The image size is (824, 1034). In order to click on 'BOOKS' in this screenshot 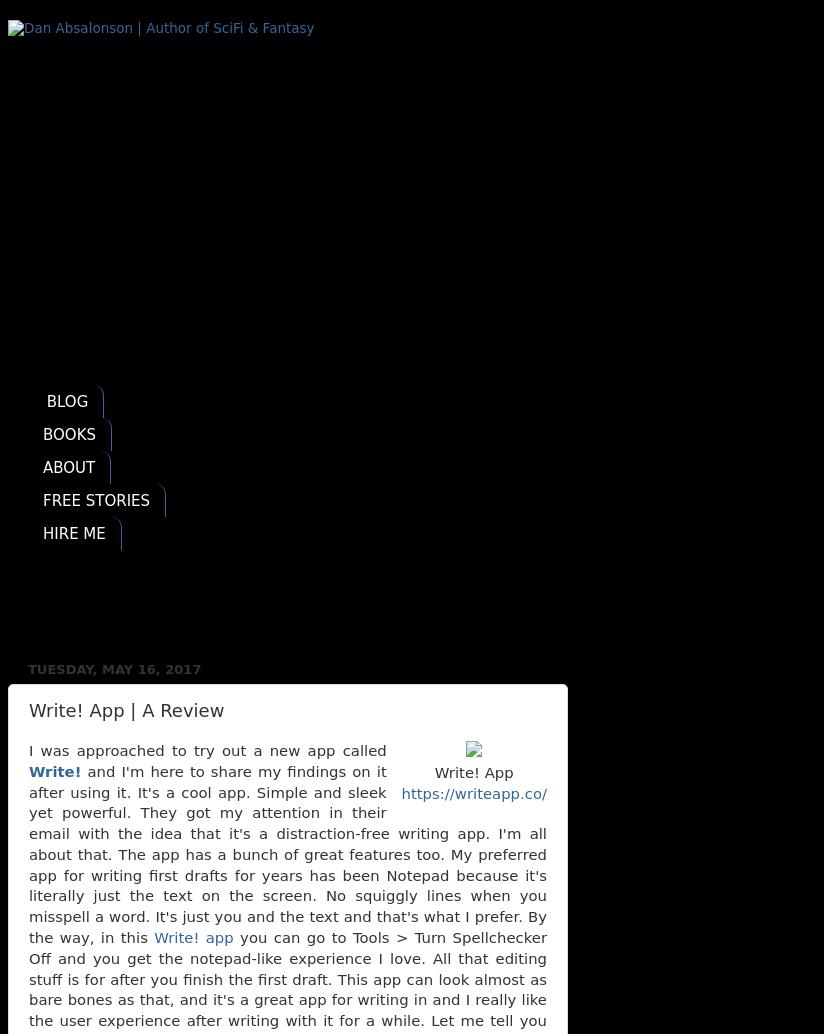, I will do `click(68, 432)`.